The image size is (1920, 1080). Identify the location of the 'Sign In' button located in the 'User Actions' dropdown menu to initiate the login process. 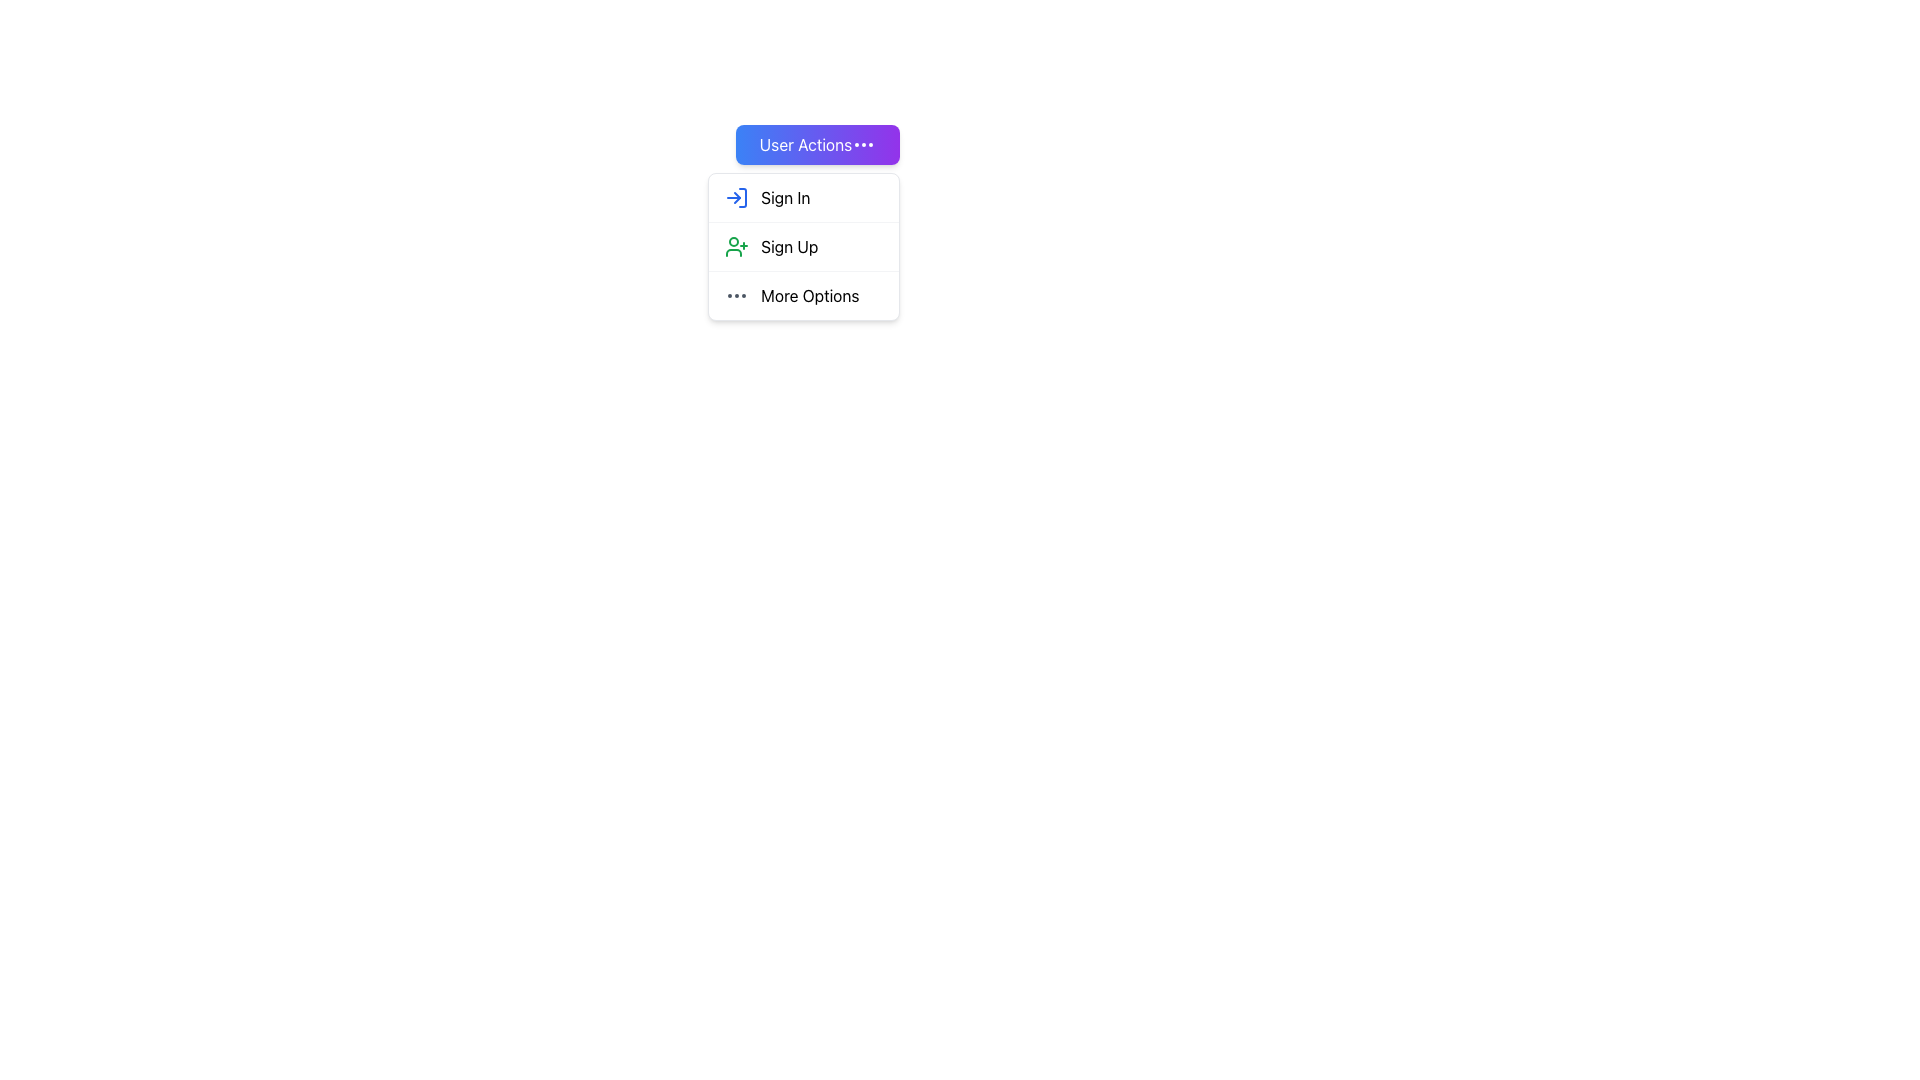
(804, 197).